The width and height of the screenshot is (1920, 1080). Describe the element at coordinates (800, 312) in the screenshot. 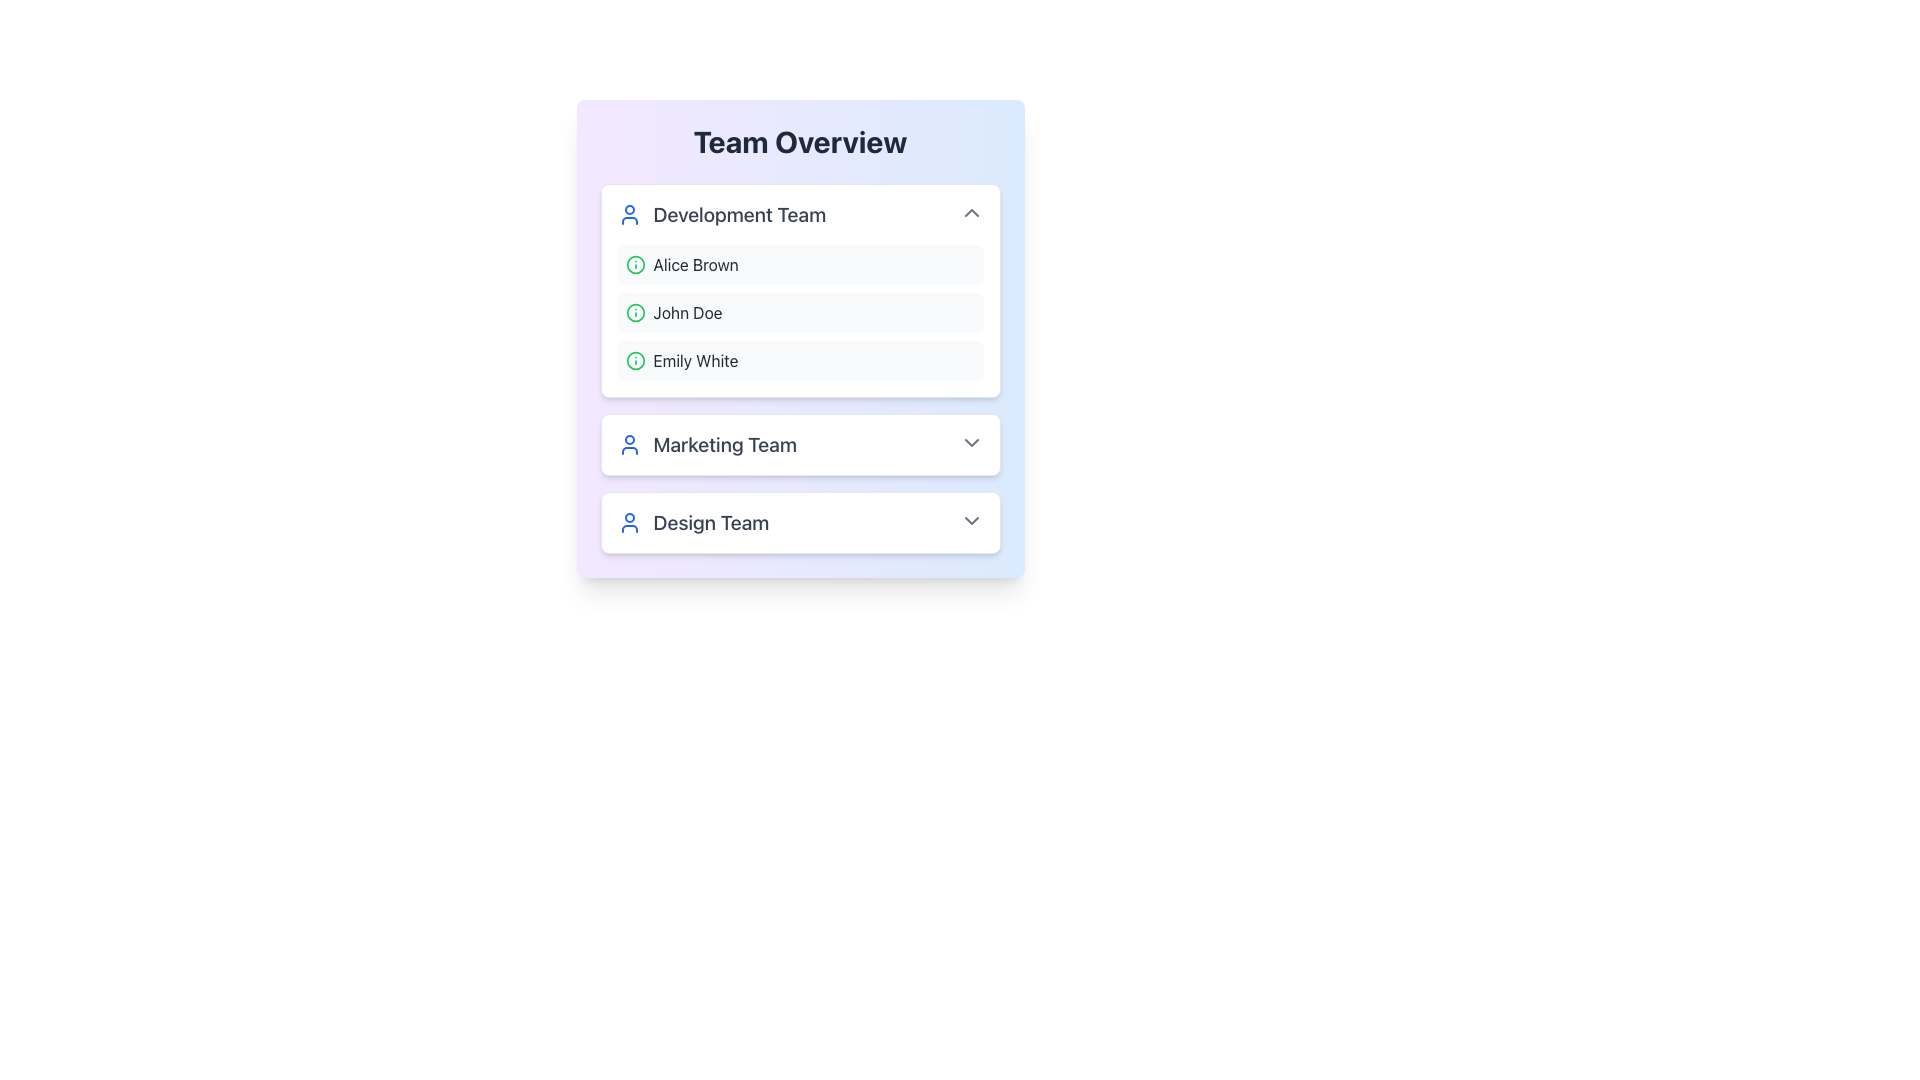

I see `the second item in the 'Development Team' list` at that location.